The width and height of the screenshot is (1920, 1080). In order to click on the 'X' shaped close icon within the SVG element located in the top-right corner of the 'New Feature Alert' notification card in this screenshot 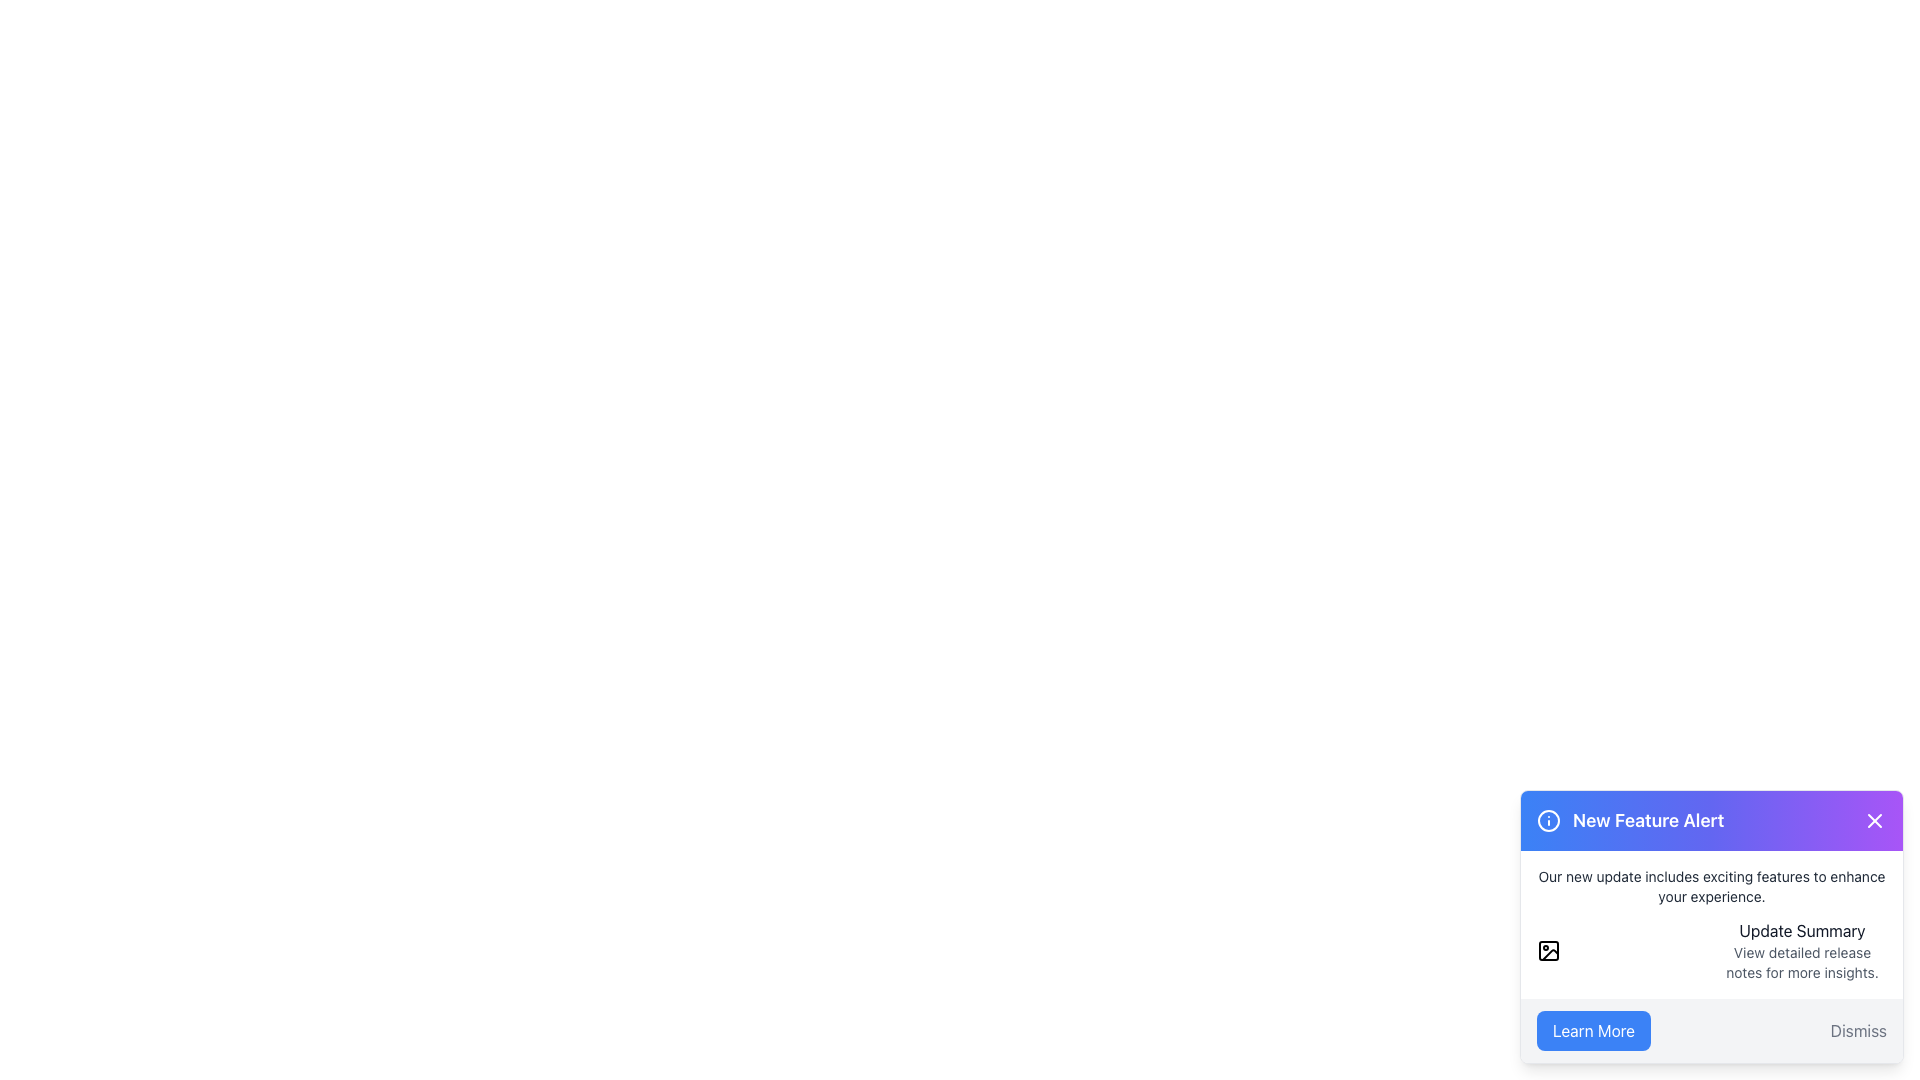, I will do `click(1874, 821)`.